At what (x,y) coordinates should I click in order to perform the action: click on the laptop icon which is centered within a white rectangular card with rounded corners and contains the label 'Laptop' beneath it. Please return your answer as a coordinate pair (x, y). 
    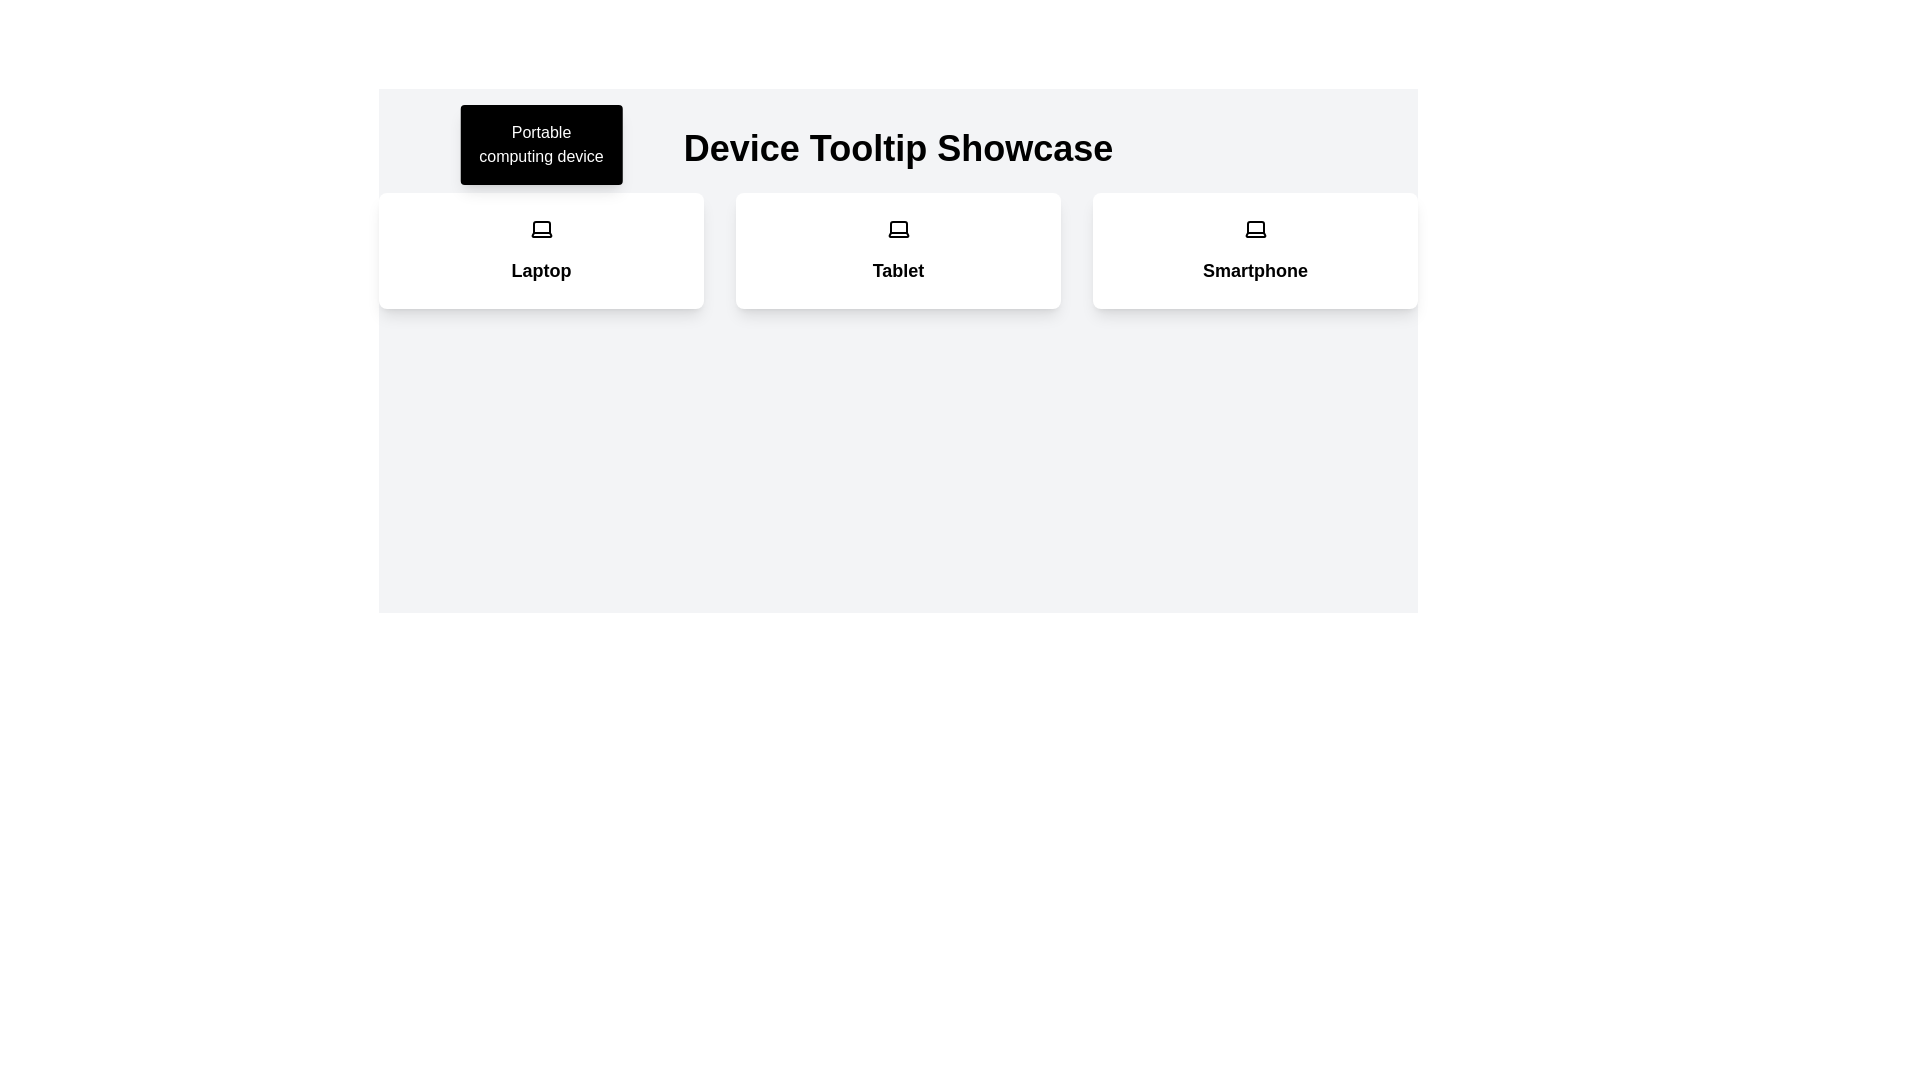
    Looking at the image, I should click on (541, 227).